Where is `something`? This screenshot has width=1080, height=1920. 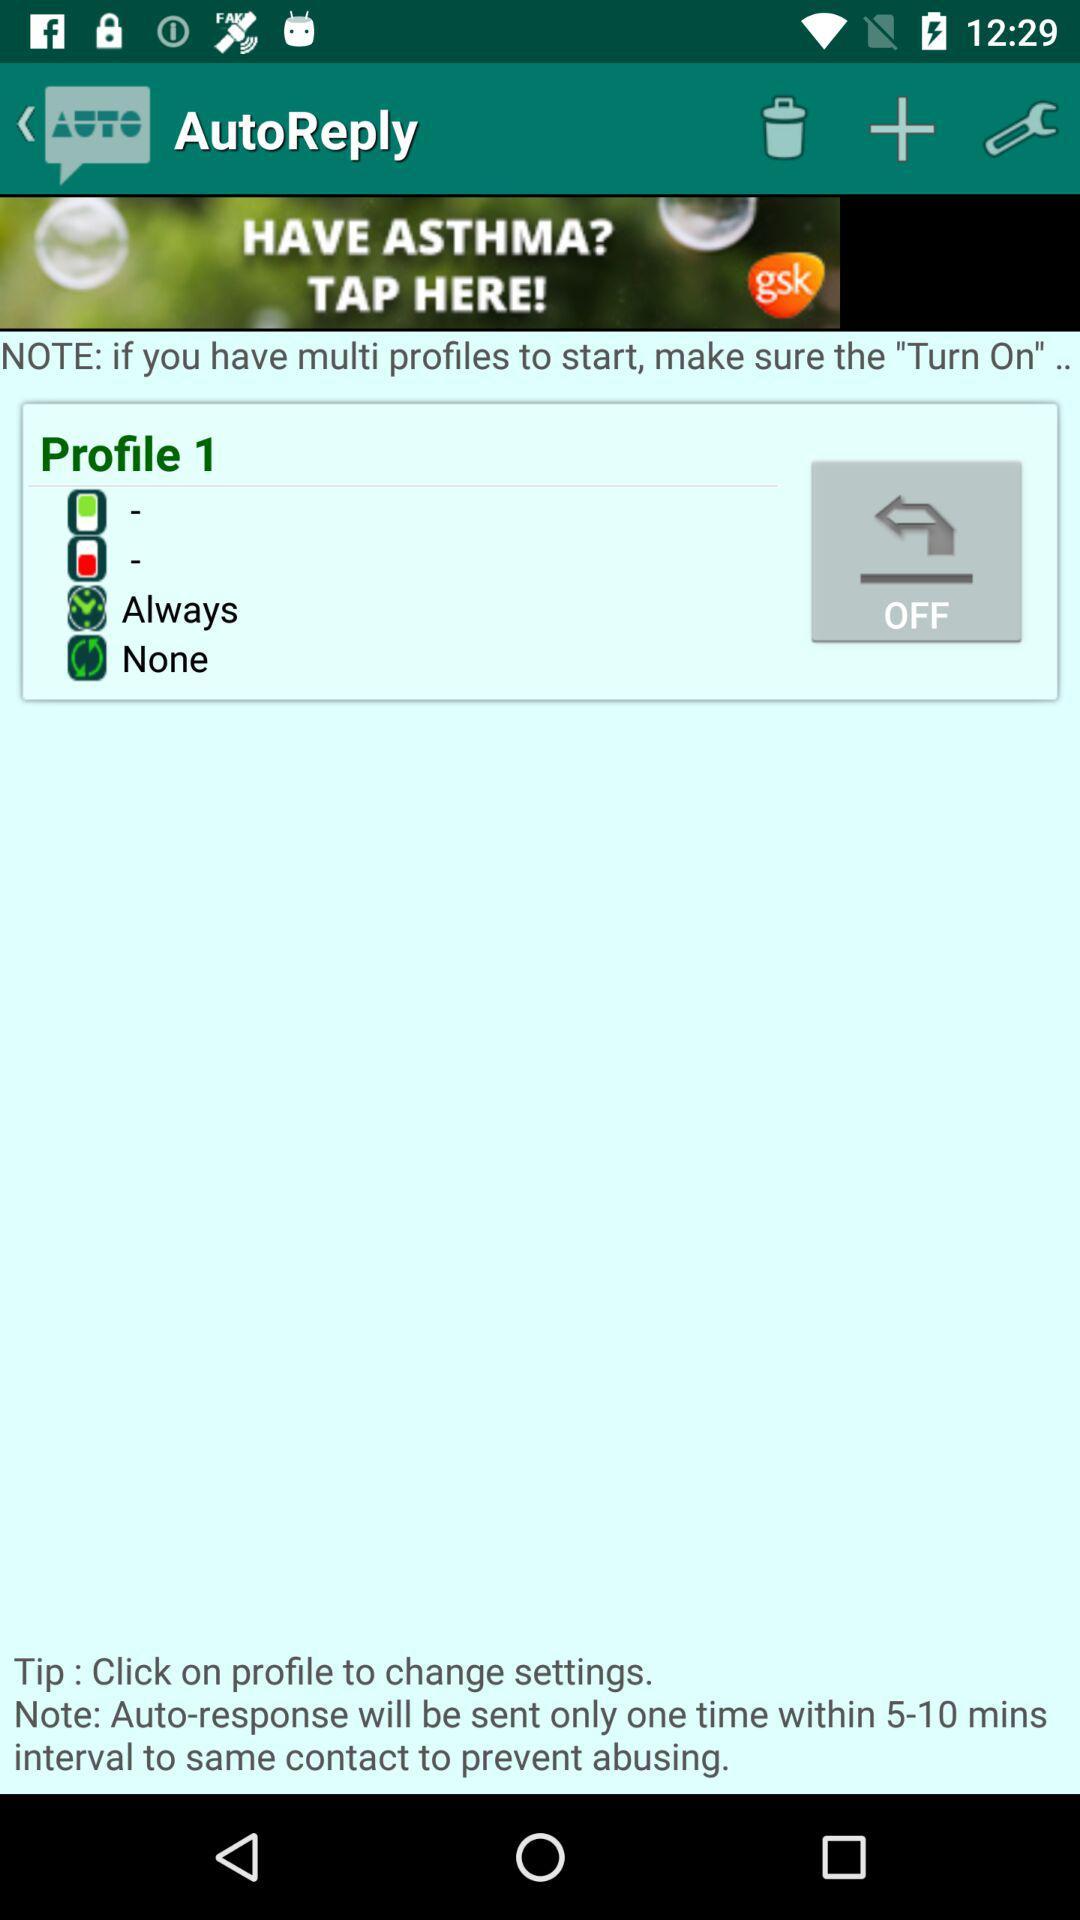 something is located at coordinates (902, 127).